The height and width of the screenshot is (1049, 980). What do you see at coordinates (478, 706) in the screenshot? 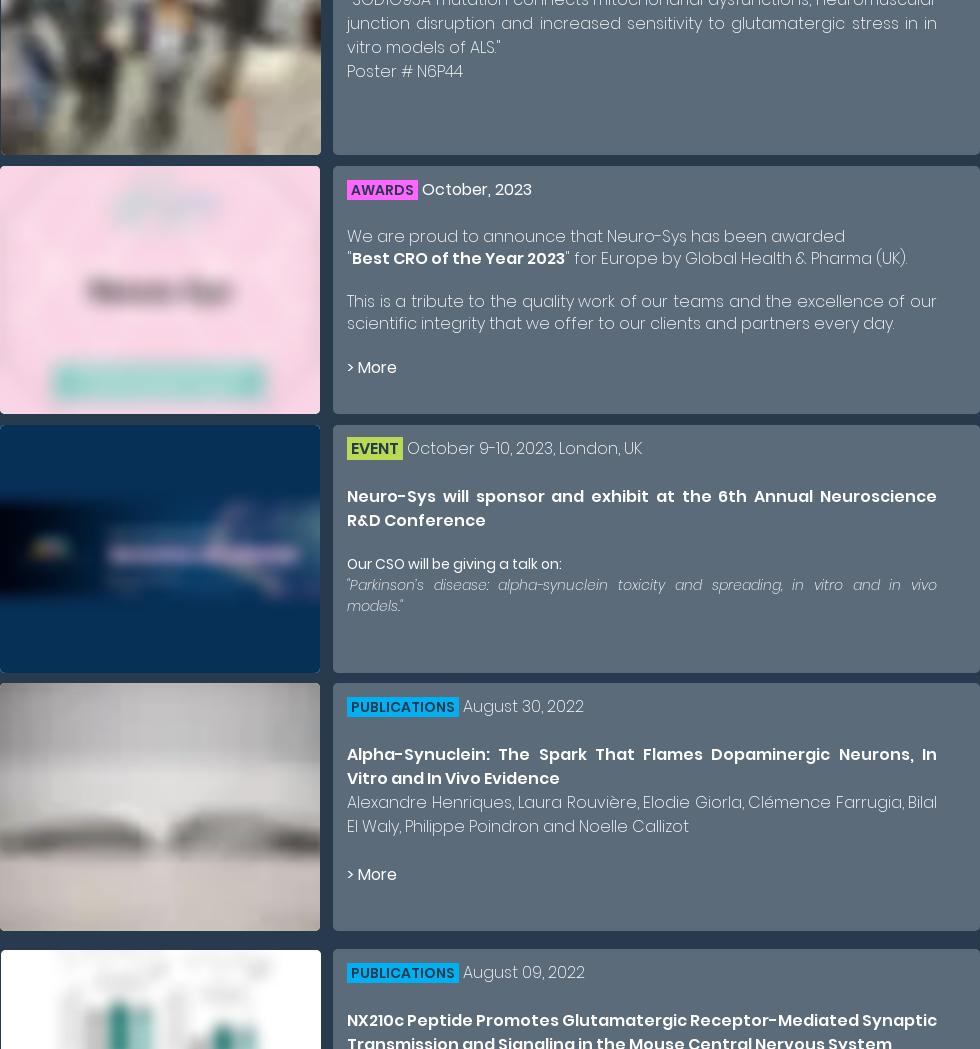
I see `'Aug'` at bounding box center [478, 706].